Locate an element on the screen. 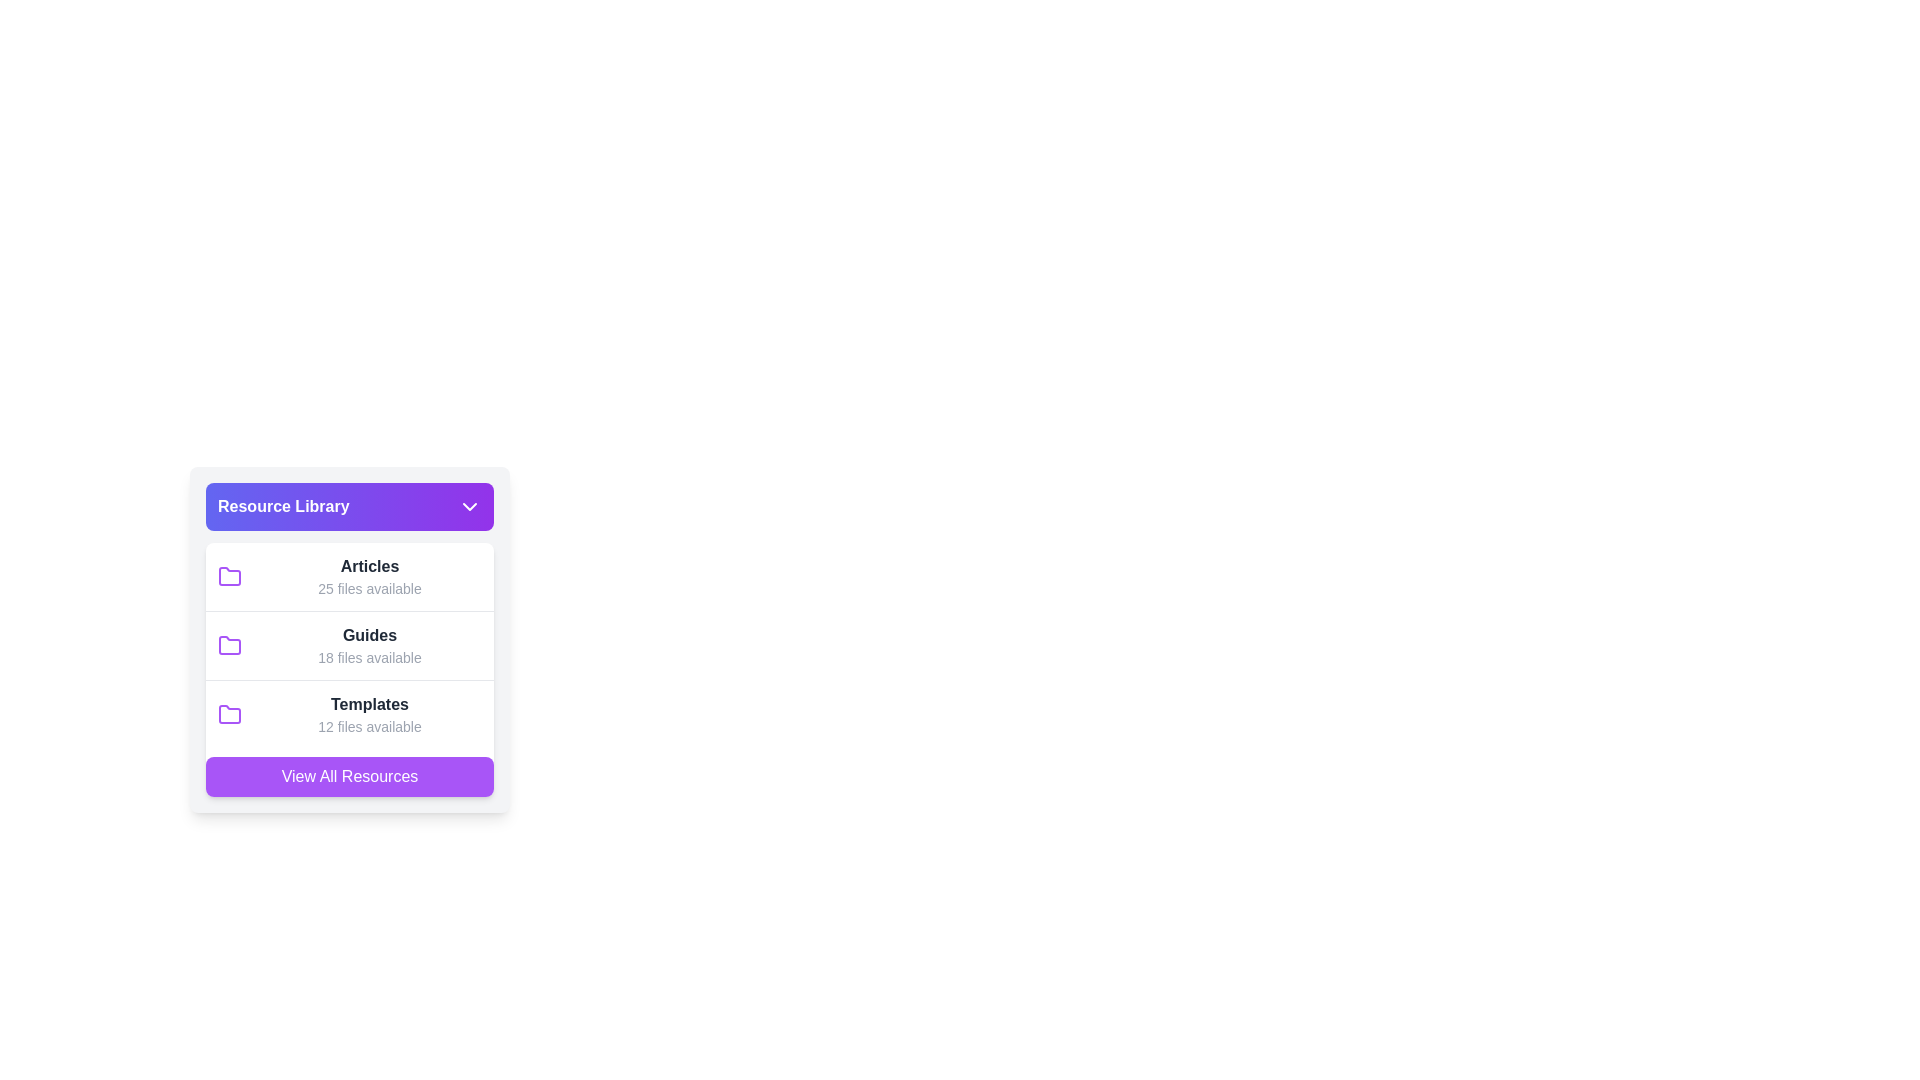  the informational static text label that indicates the number of files available under the 'Templates' category, which is located directly underneath the 'Templates' heading is located at coordinates (369, 726).